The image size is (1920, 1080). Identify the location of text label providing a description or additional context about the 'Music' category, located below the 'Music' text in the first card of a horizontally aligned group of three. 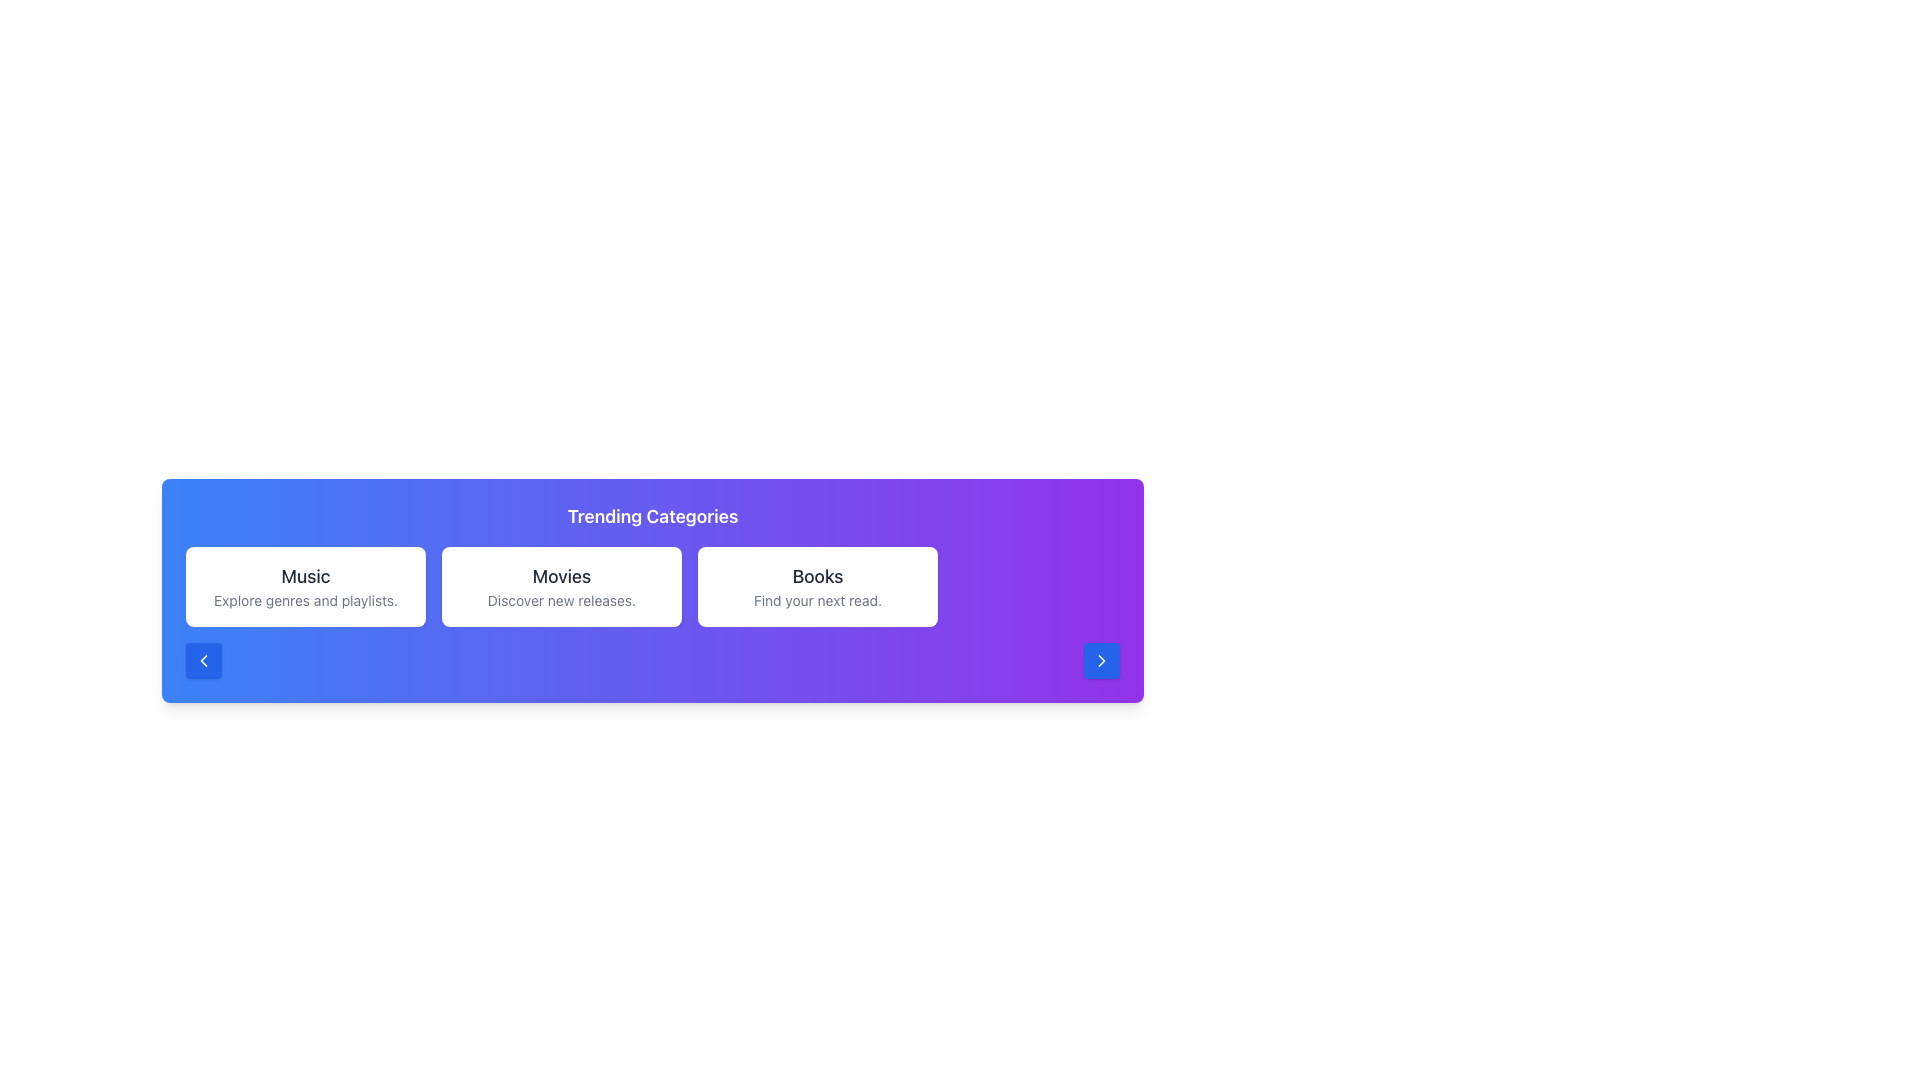
(305, 600).